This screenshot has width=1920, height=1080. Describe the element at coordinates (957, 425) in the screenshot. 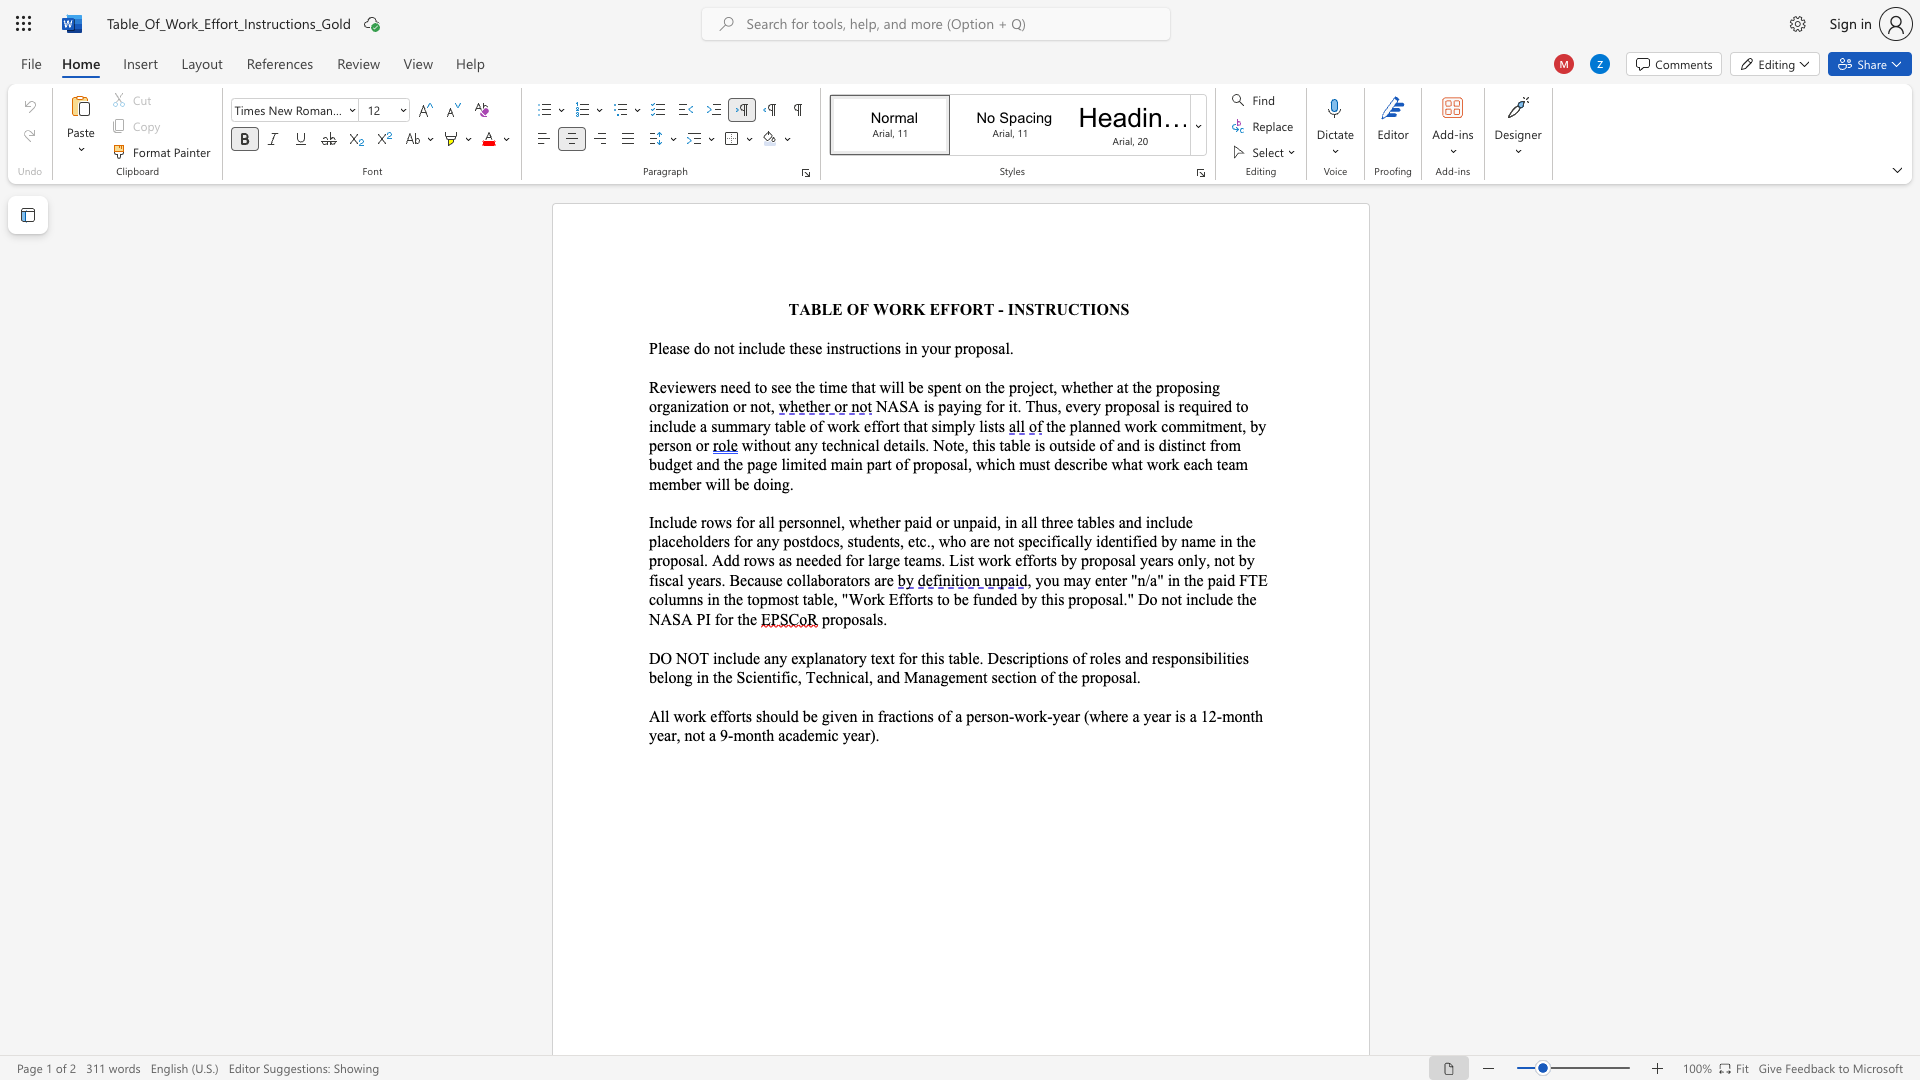

I see `the 1th character "p" in the text` at that location.